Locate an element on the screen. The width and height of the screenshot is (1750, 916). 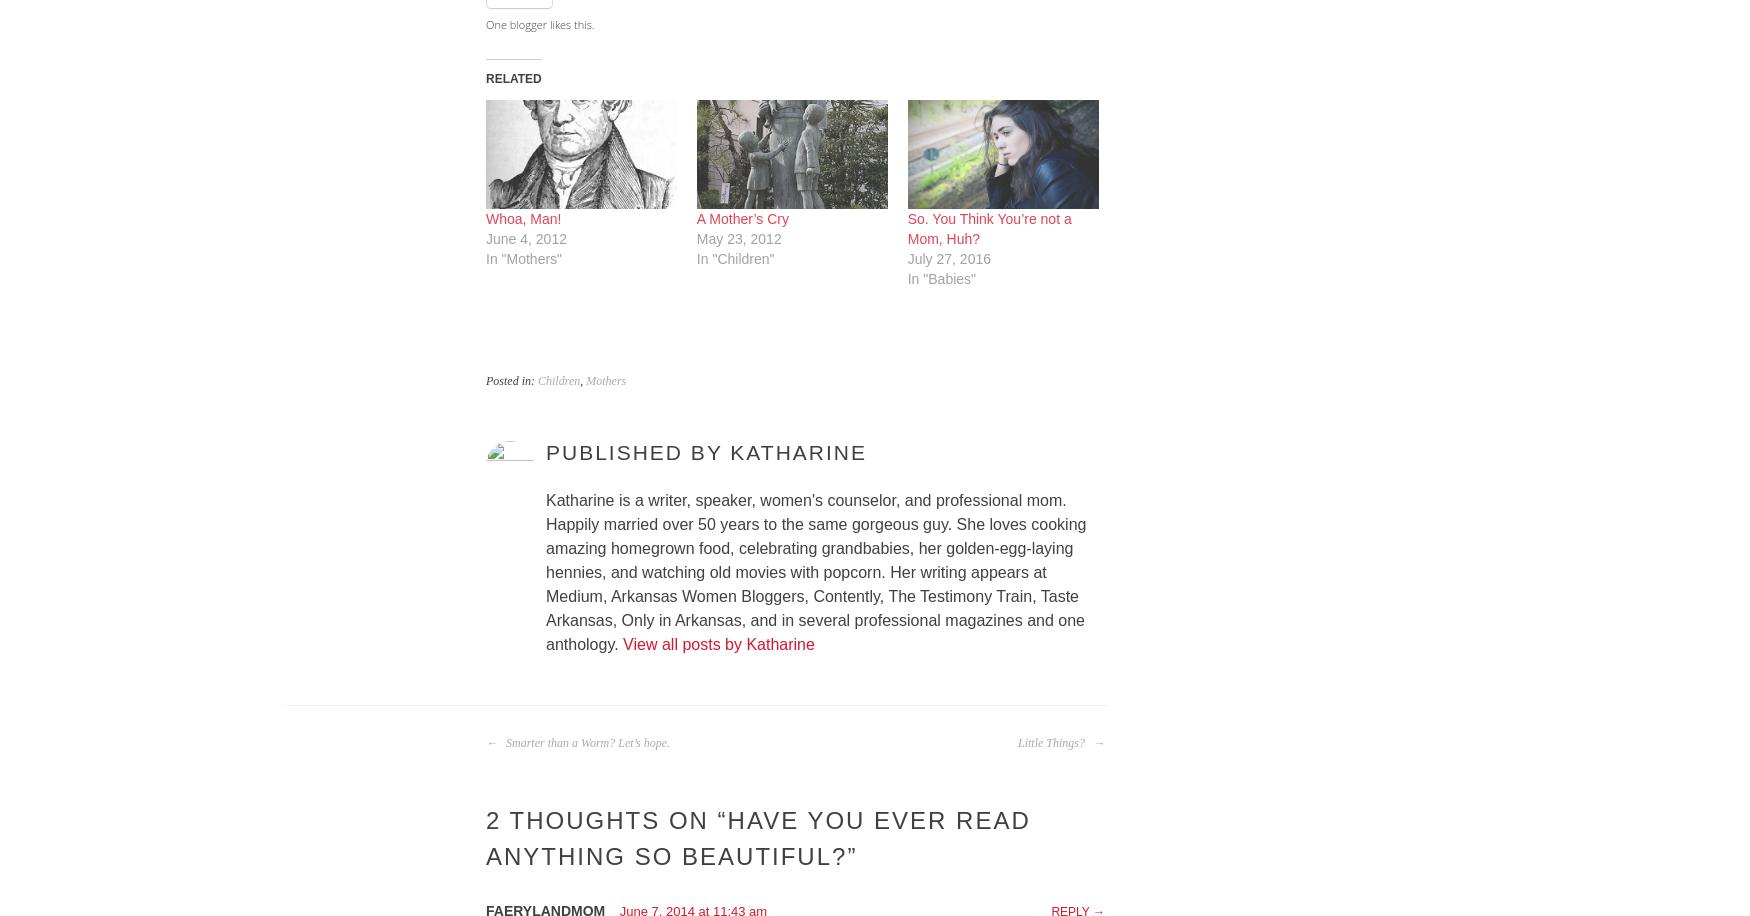
'Have You Ever Read Anything So Beautiful?' is located at coordinates (485, 838).